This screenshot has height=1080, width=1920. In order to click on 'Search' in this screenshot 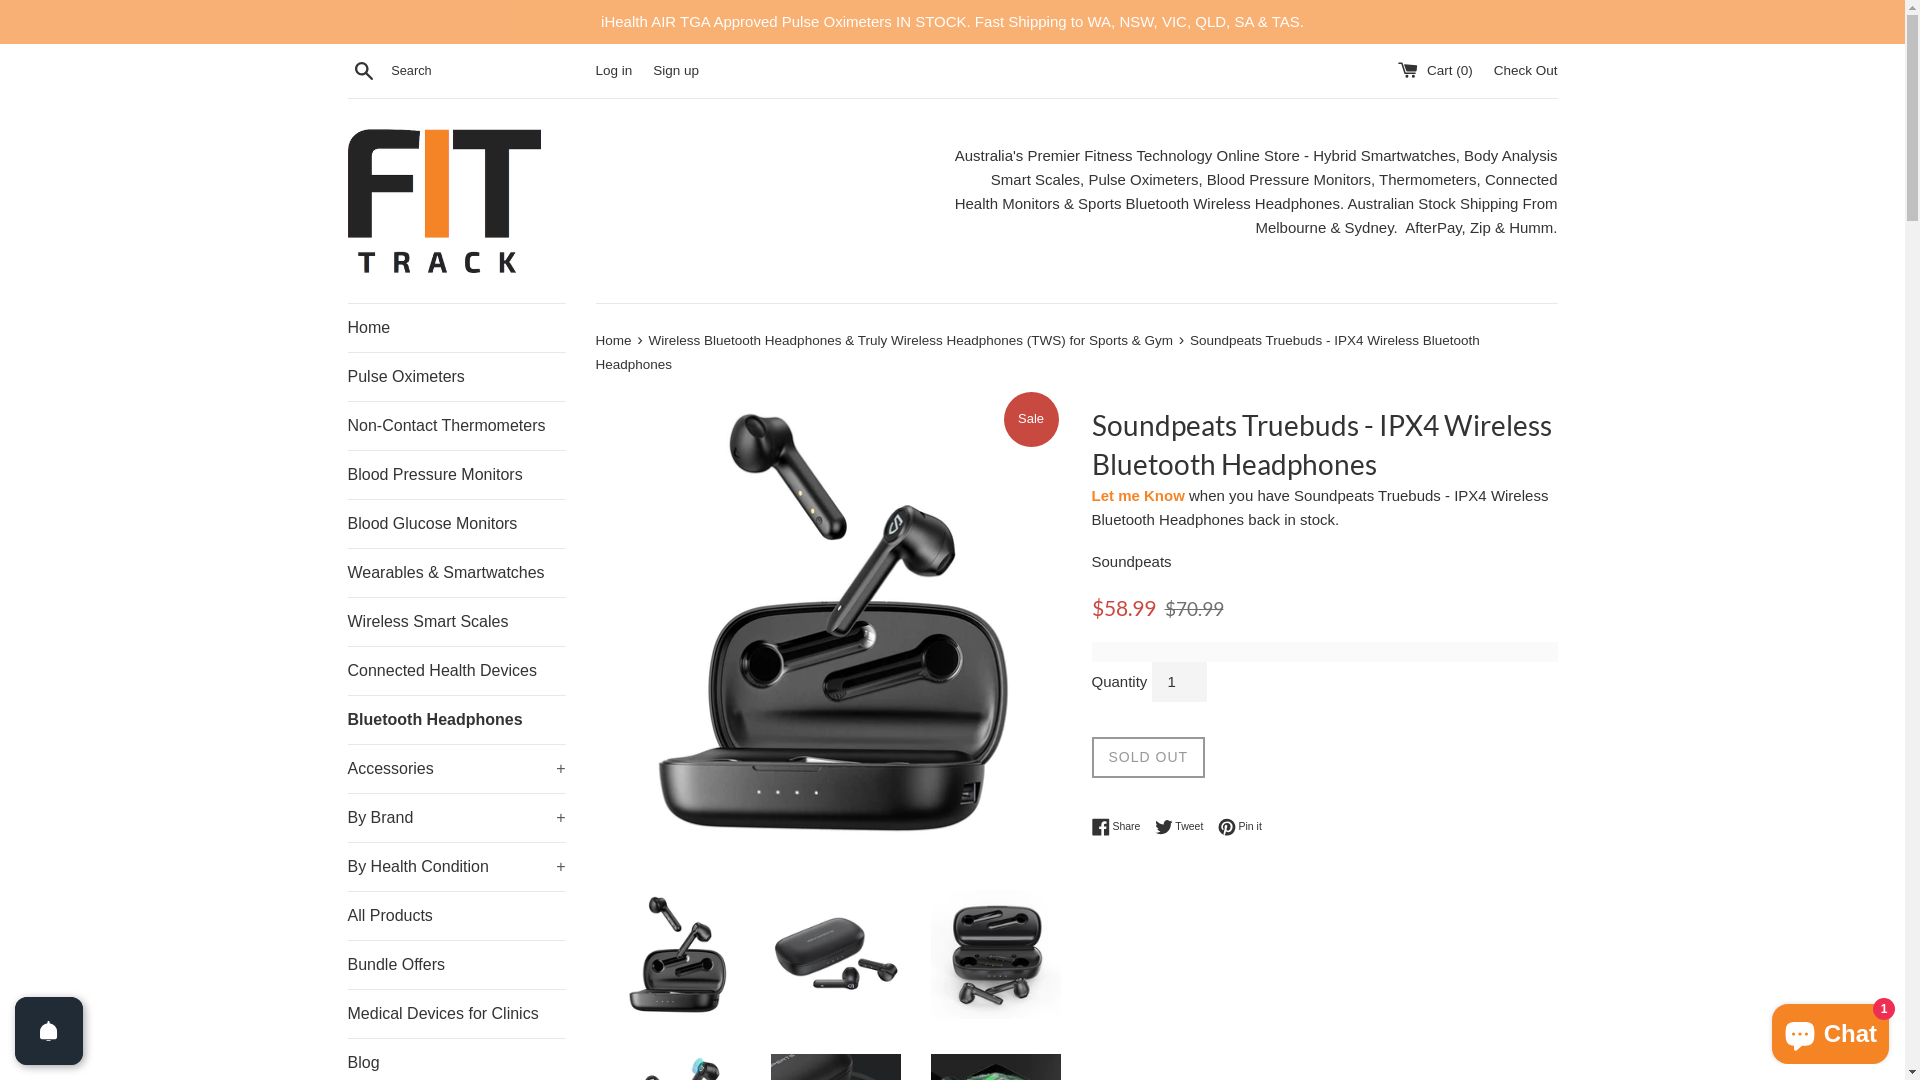, I will do `click(364, 68)`.